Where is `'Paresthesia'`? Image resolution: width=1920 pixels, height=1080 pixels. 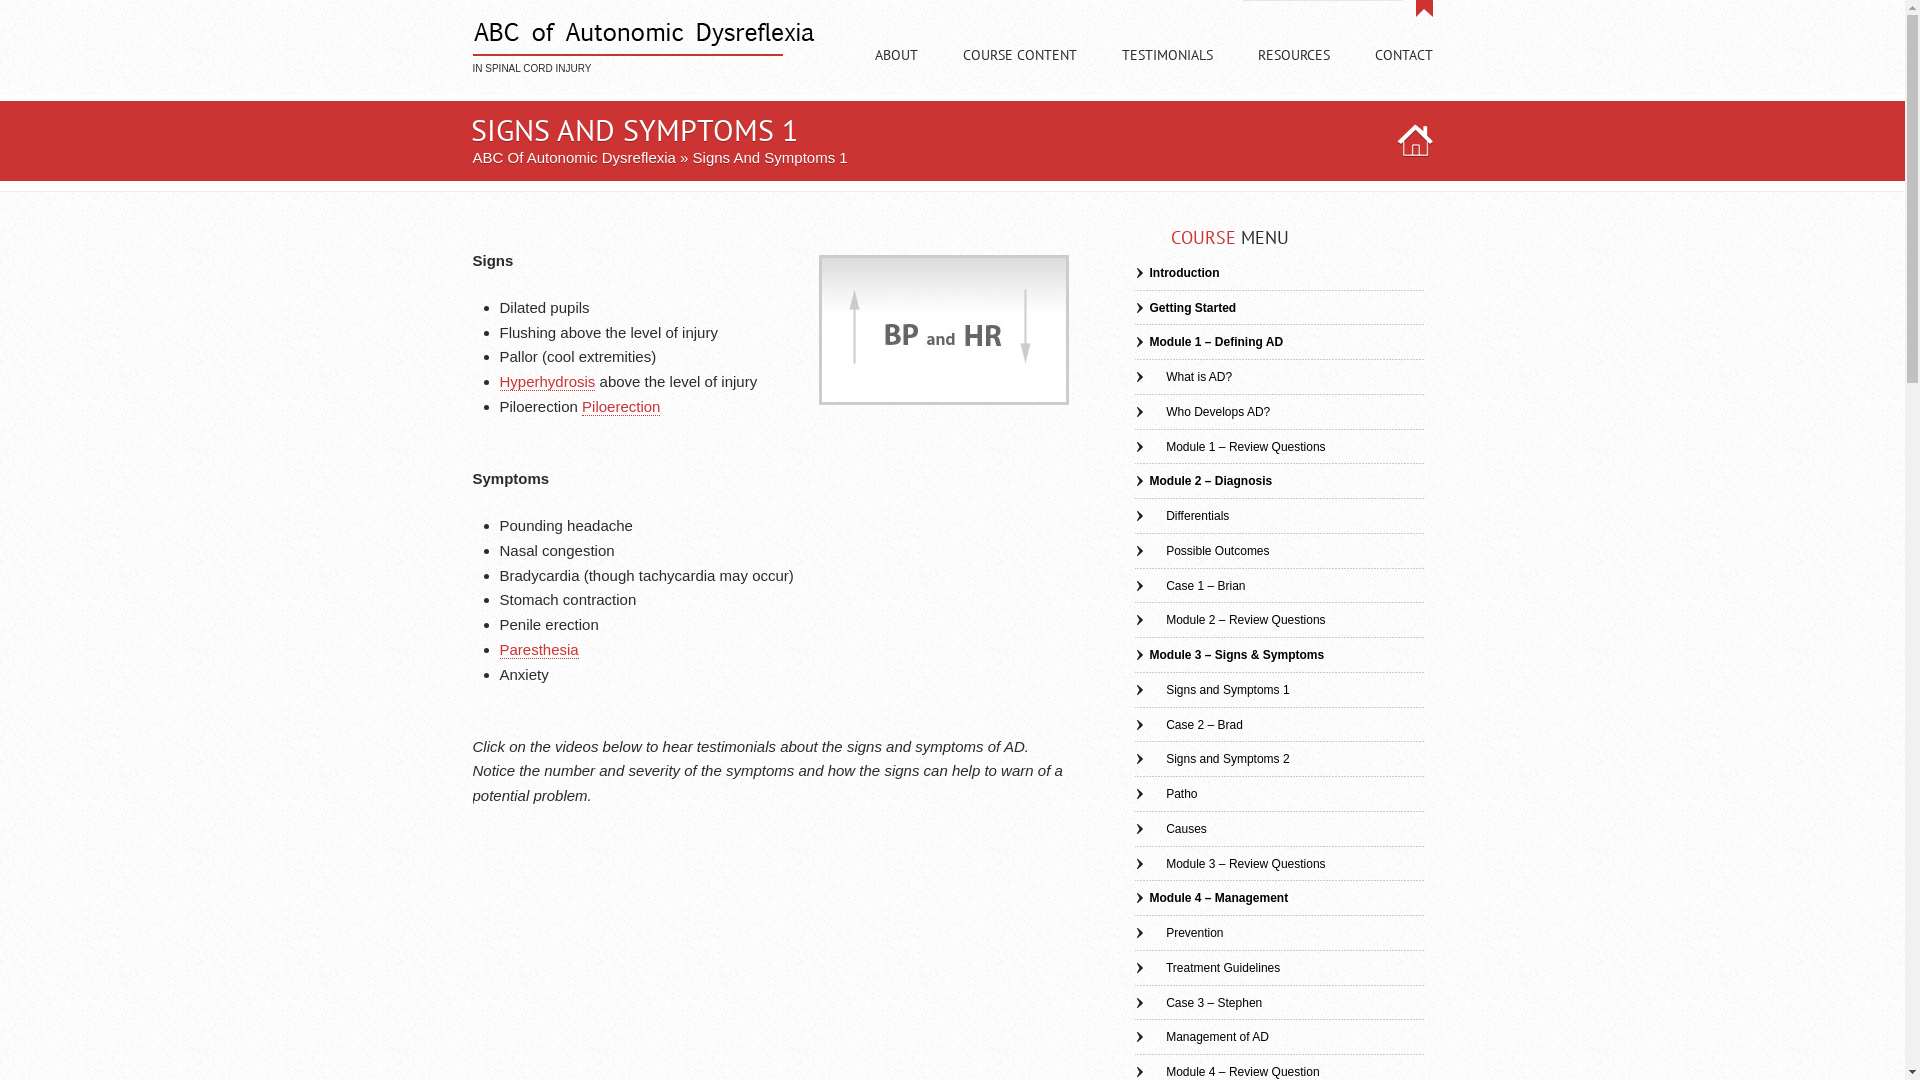 'Paresthesia' is located at coordinates (539, 650).